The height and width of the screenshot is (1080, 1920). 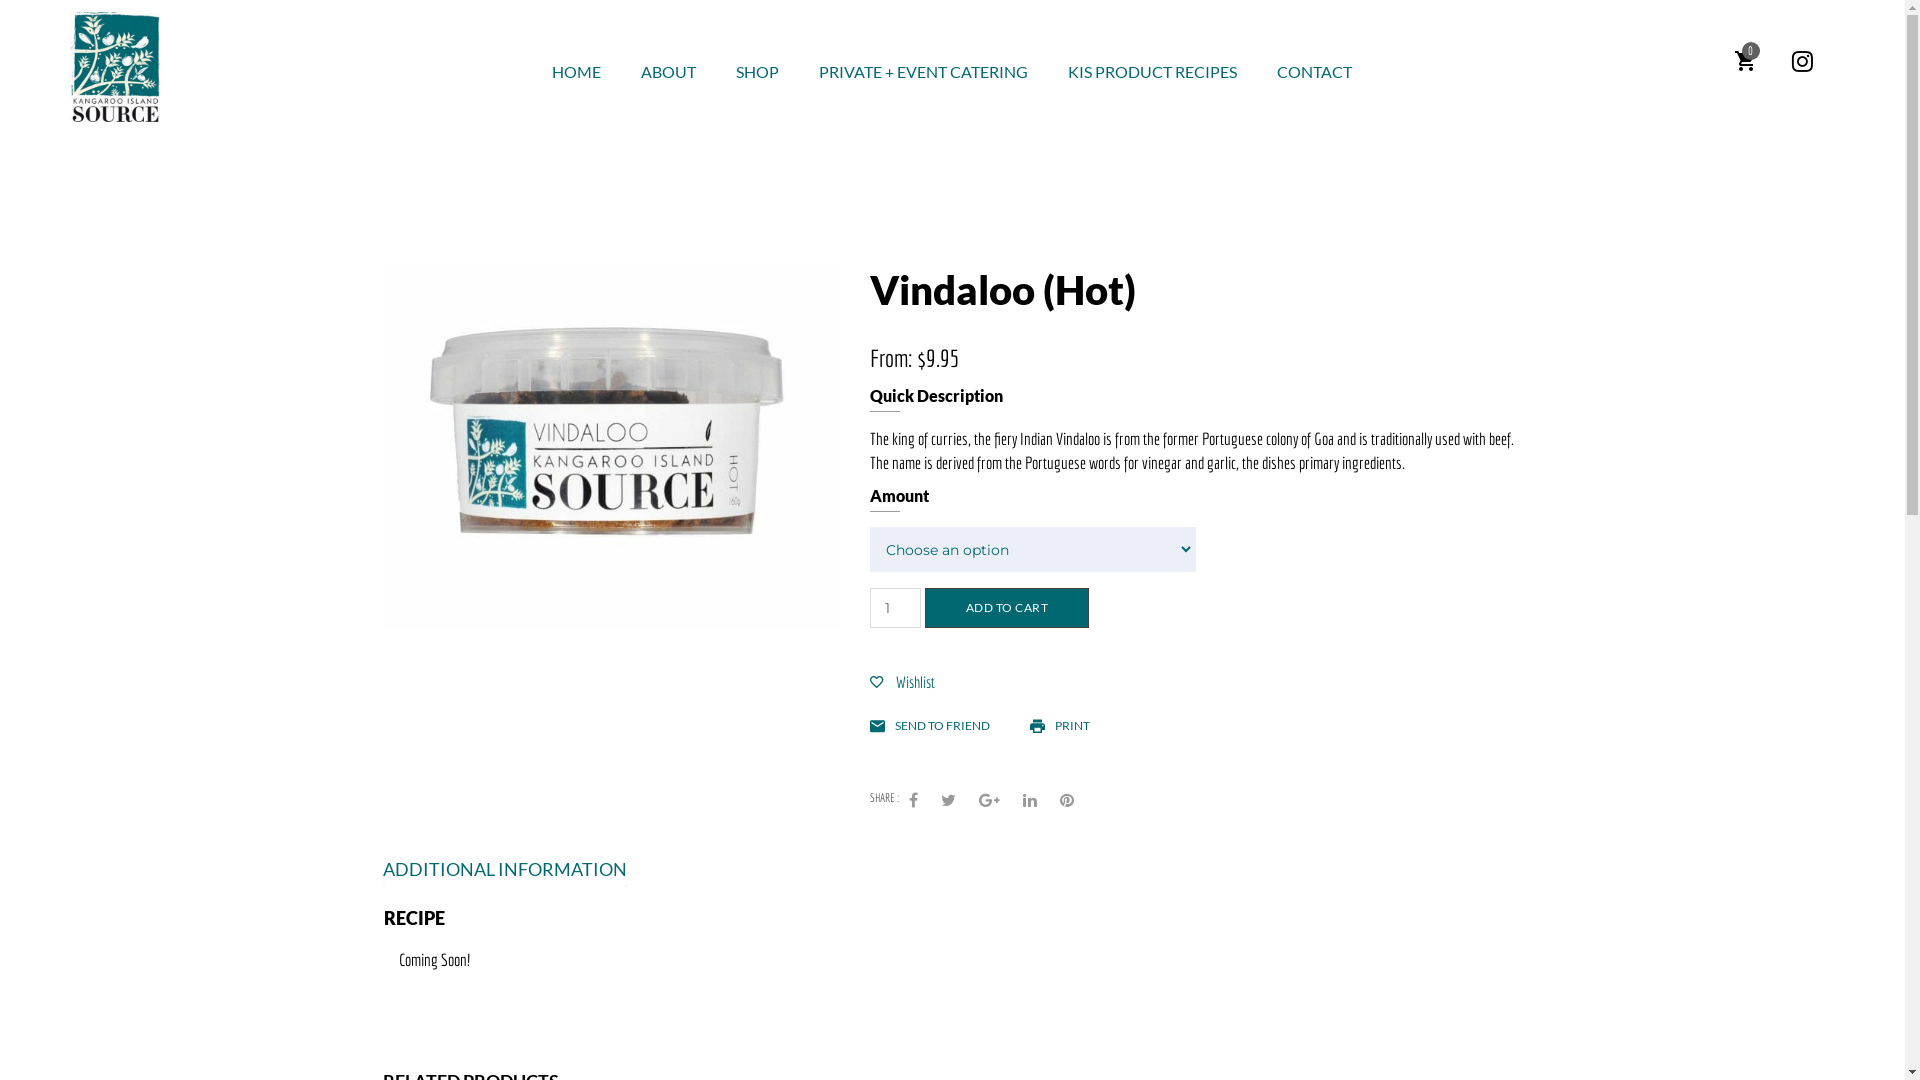 What do you see at coordinates (907, 798) in the screenshot?
I see `'Facebook'` at bounding box center [907, 798].